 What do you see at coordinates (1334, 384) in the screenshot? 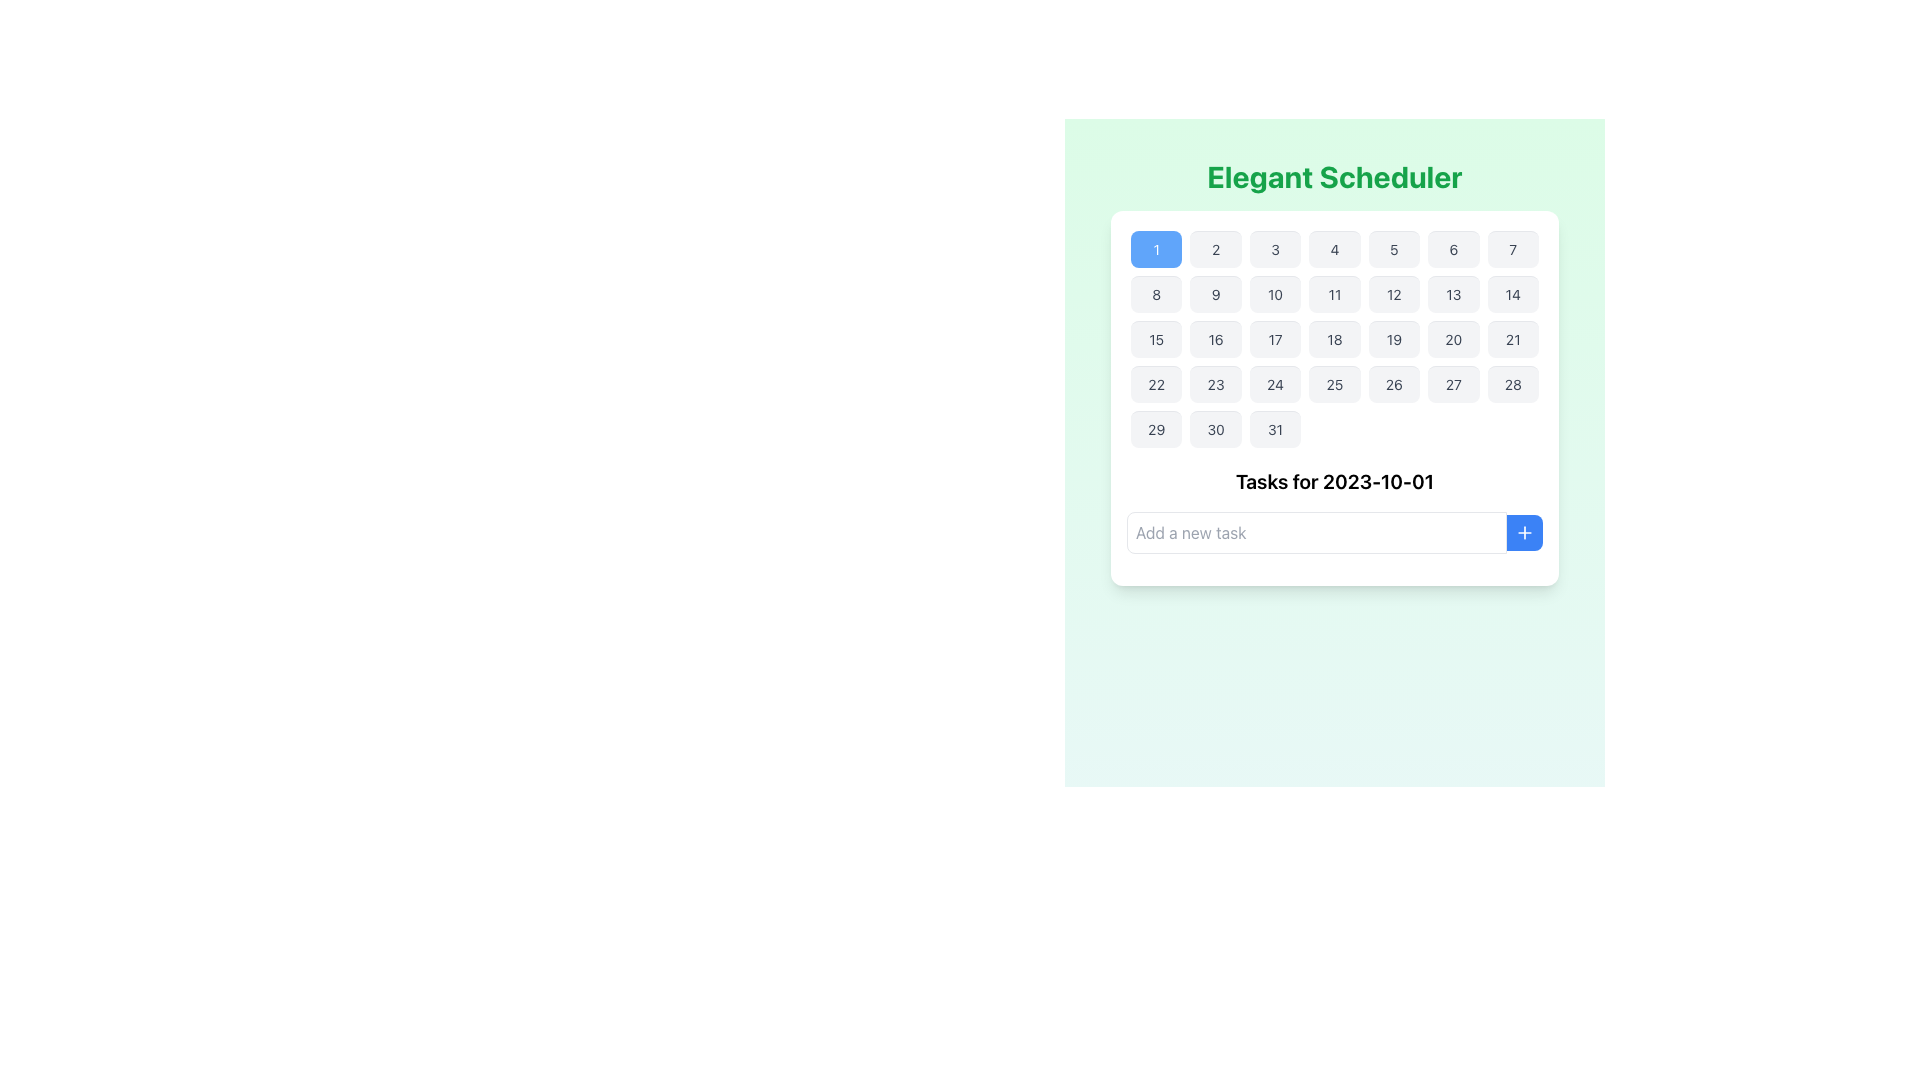
I see `the button representing the 25th day` at bounding box center [1334, 384].